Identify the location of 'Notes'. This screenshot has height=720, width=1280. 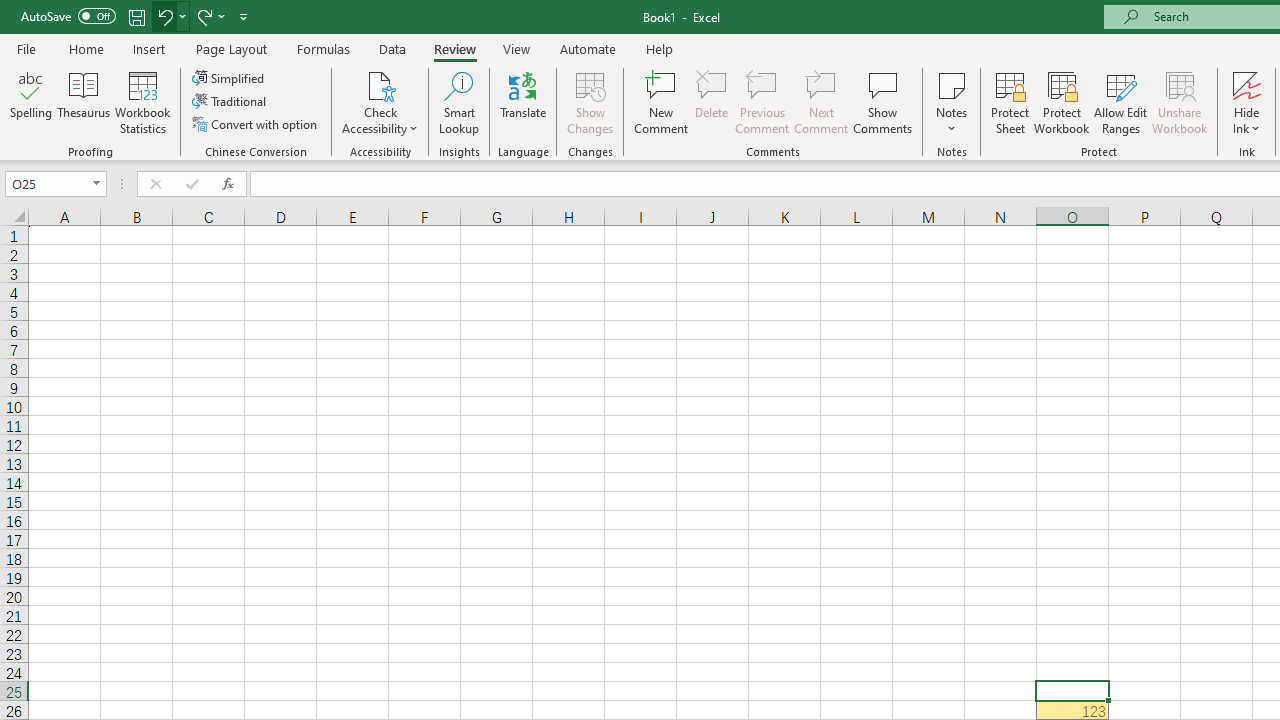
(950, 103).